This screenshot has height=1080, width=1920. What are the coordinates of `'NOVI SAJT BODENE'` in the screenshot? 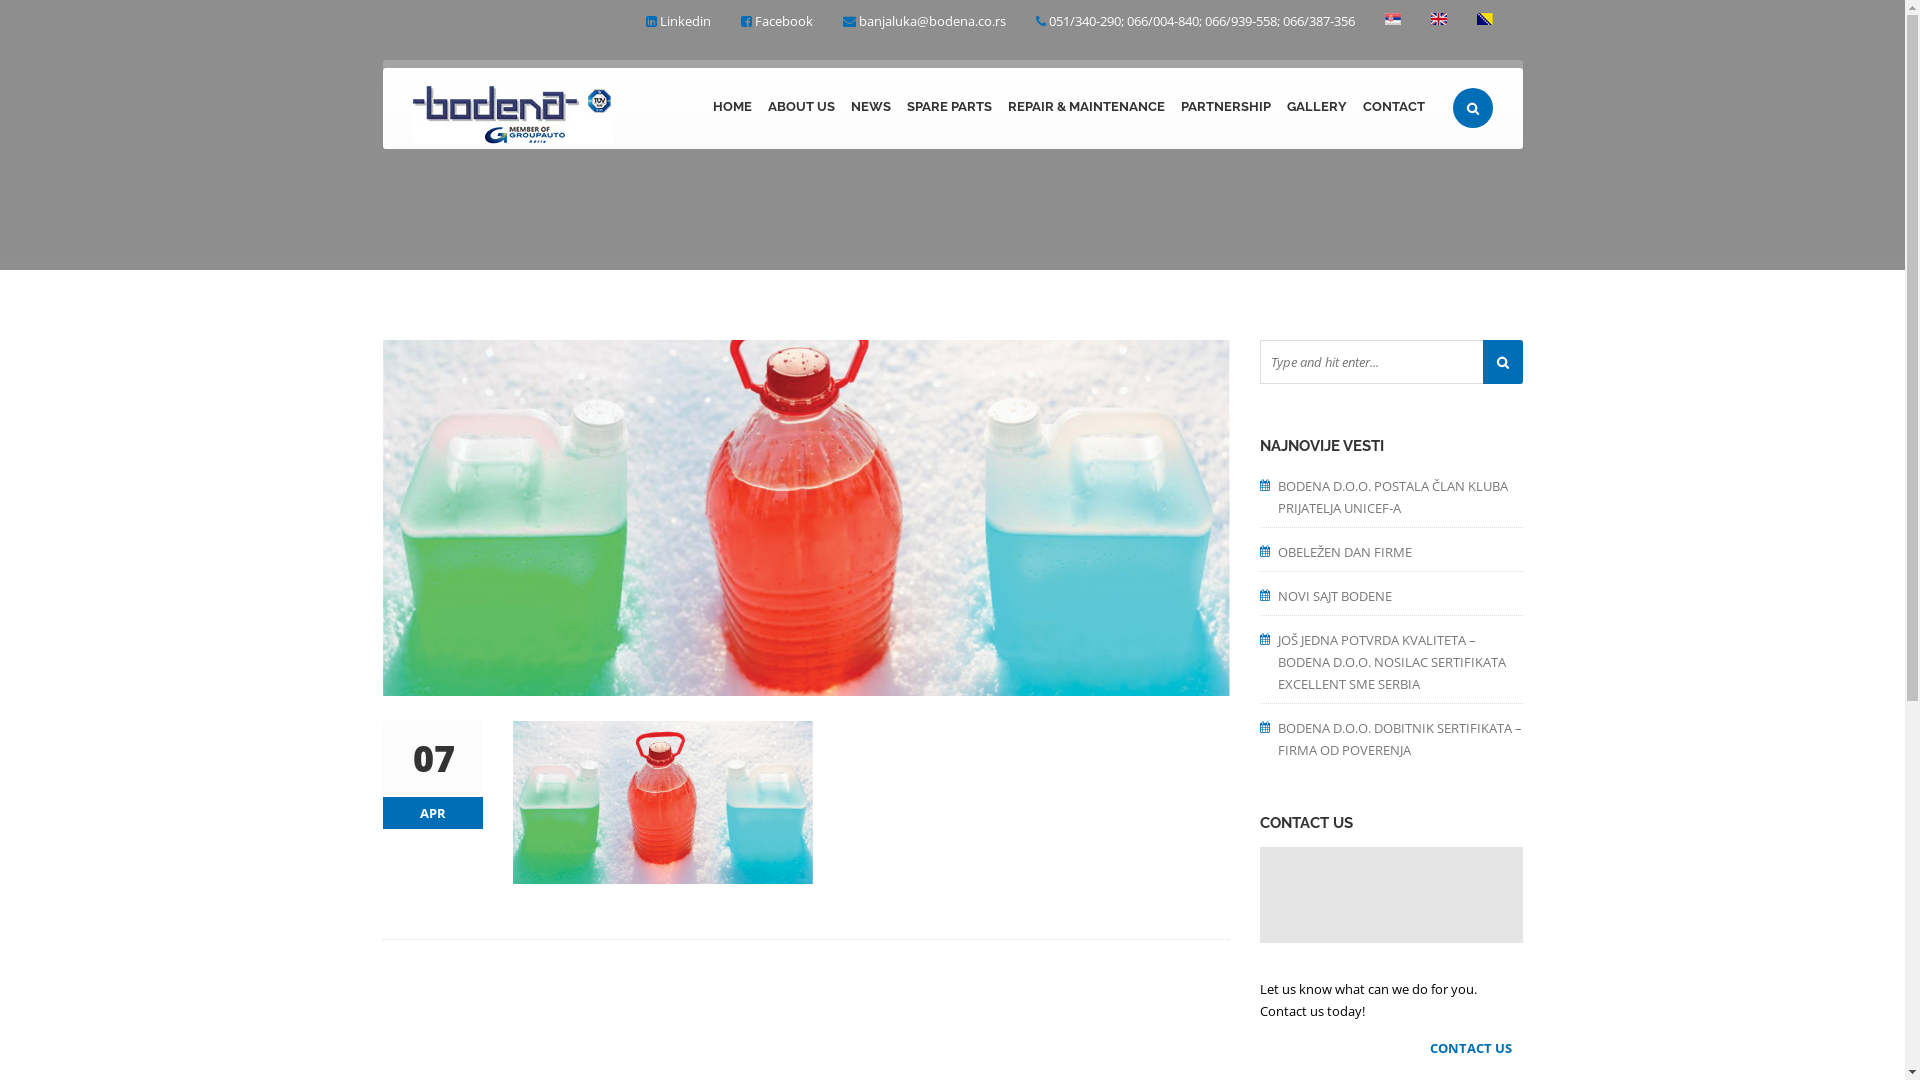 It's located at (1399, 592).